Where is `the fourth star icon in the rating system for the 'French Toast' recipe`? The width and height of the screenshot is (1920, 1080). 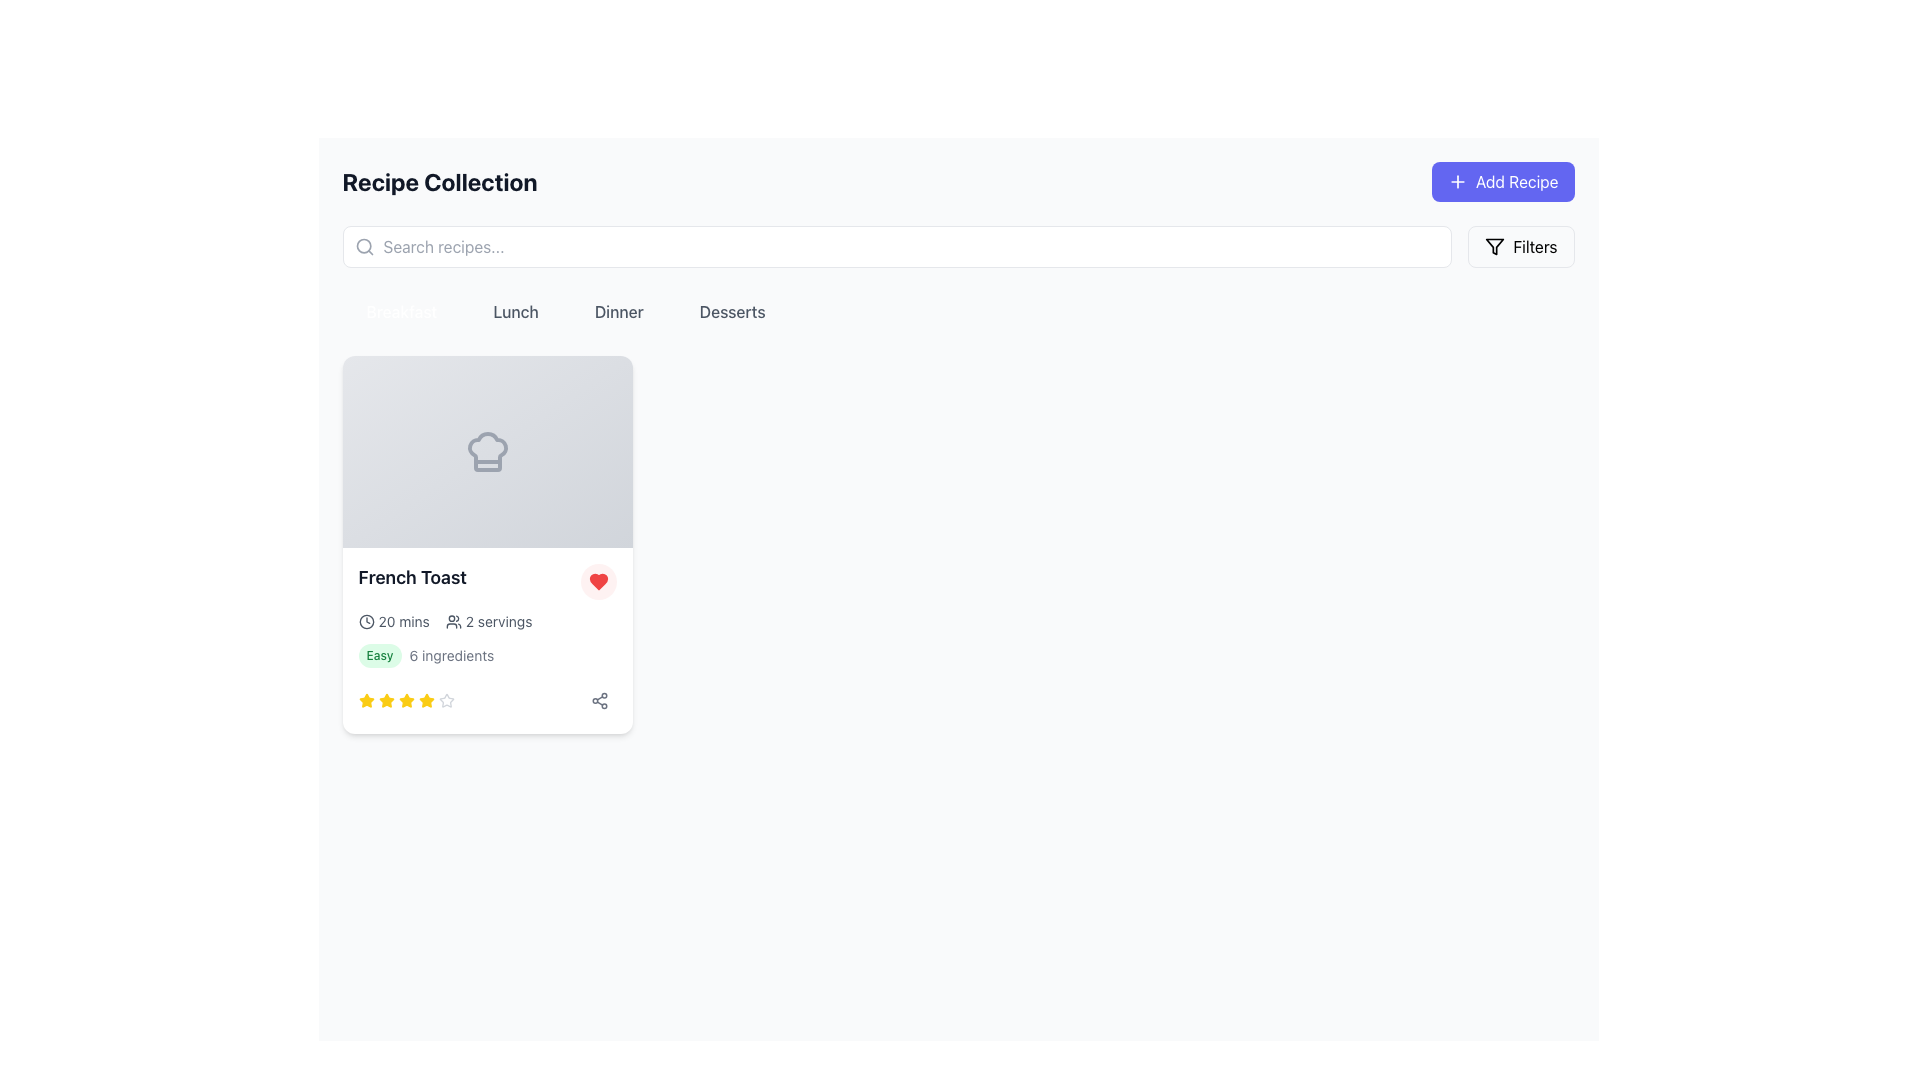
the fourth star icon in the rating system for the 'French Toast' recipe is located at coordinates (405, 700).